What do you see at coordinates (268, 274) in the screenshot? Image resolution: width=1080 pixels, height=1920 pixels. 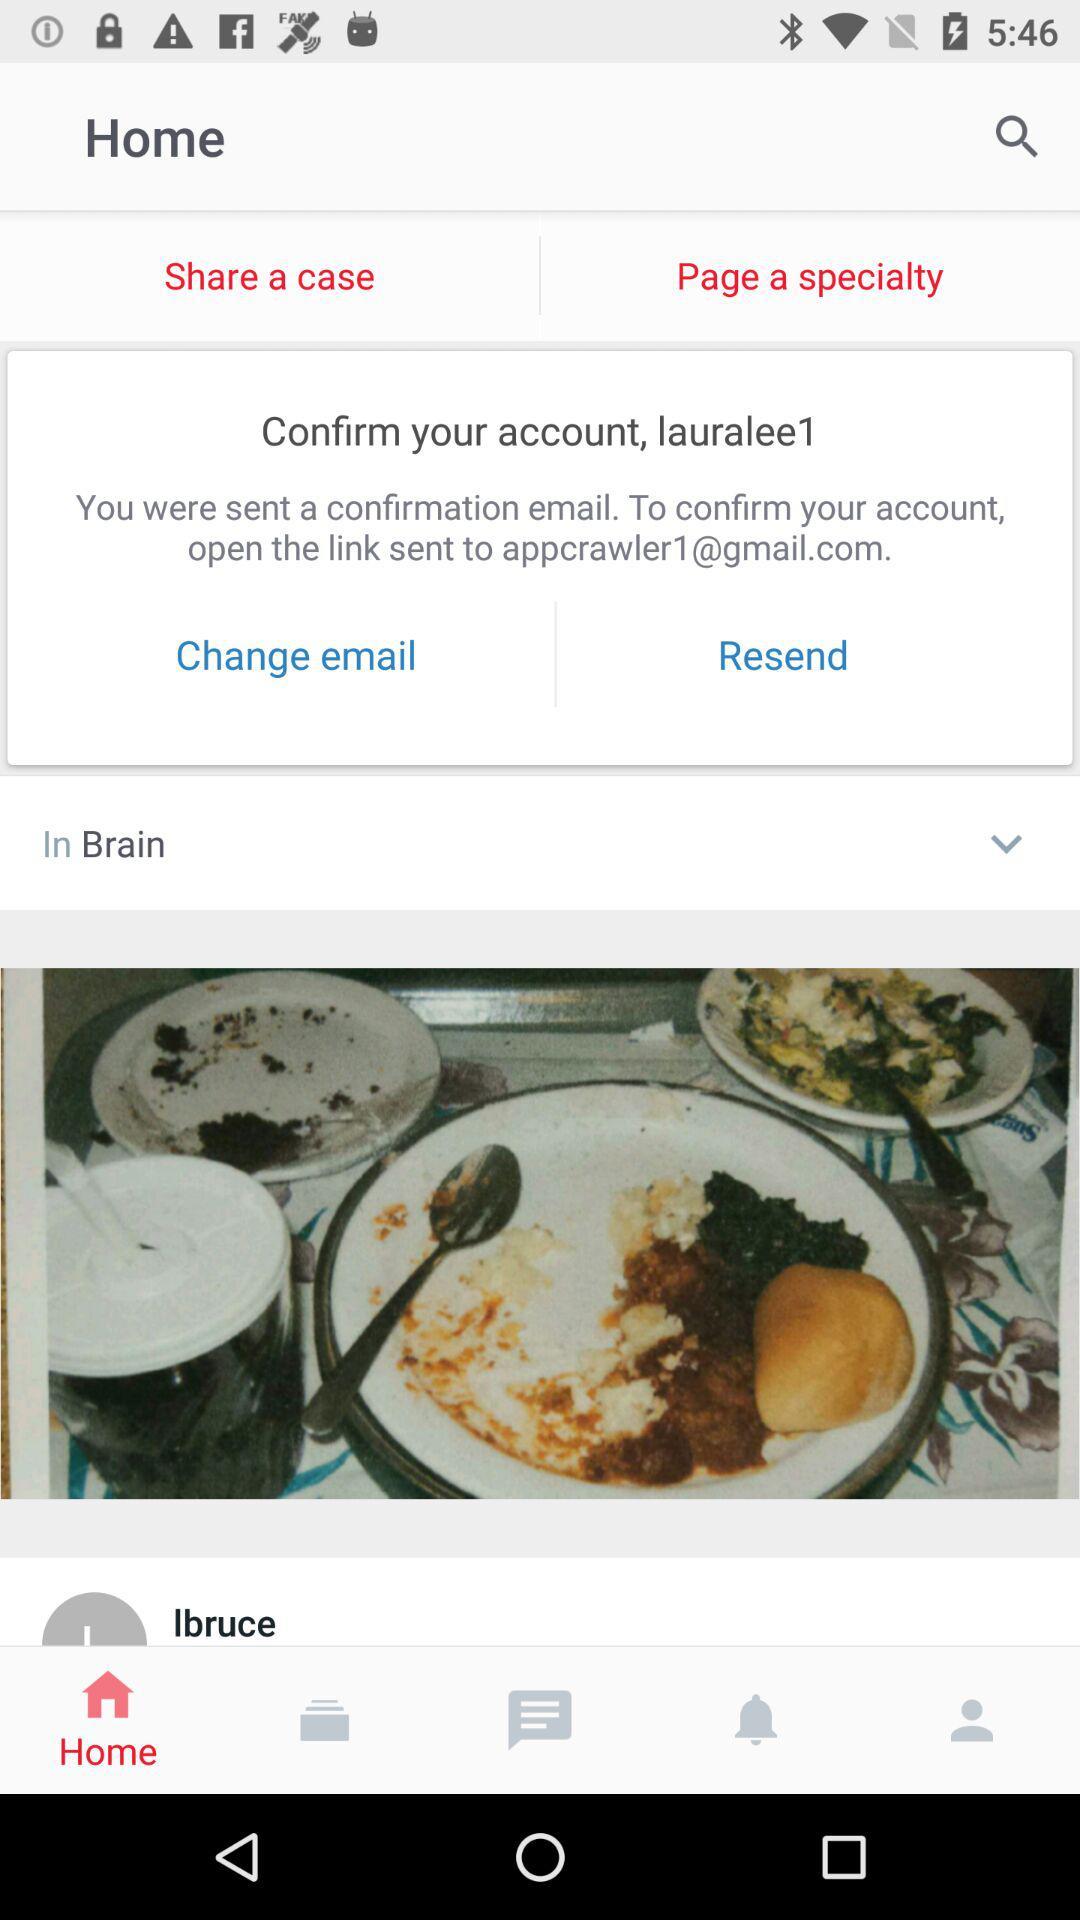 I see `item below home item` at bounding box center [268, 274].